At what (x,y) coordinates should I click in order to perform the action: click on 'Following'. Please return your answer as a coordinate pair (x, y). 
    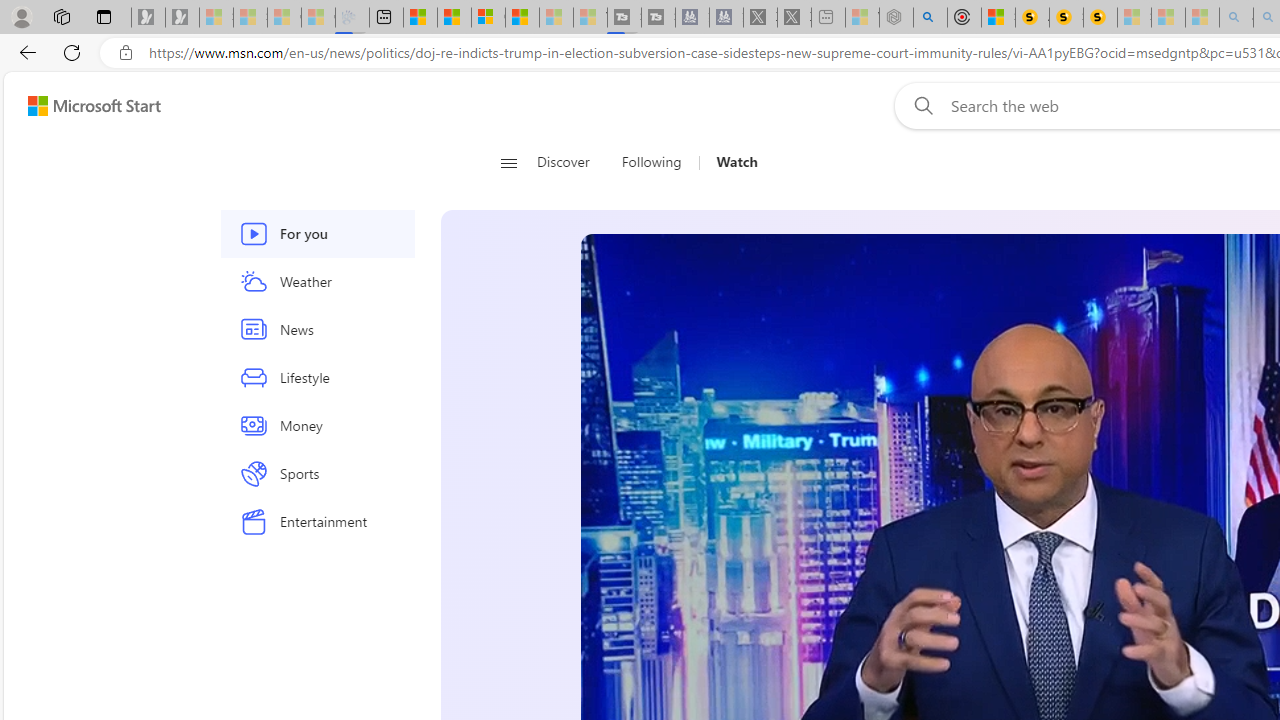
    Looking at the image, I should click on (653, 162).